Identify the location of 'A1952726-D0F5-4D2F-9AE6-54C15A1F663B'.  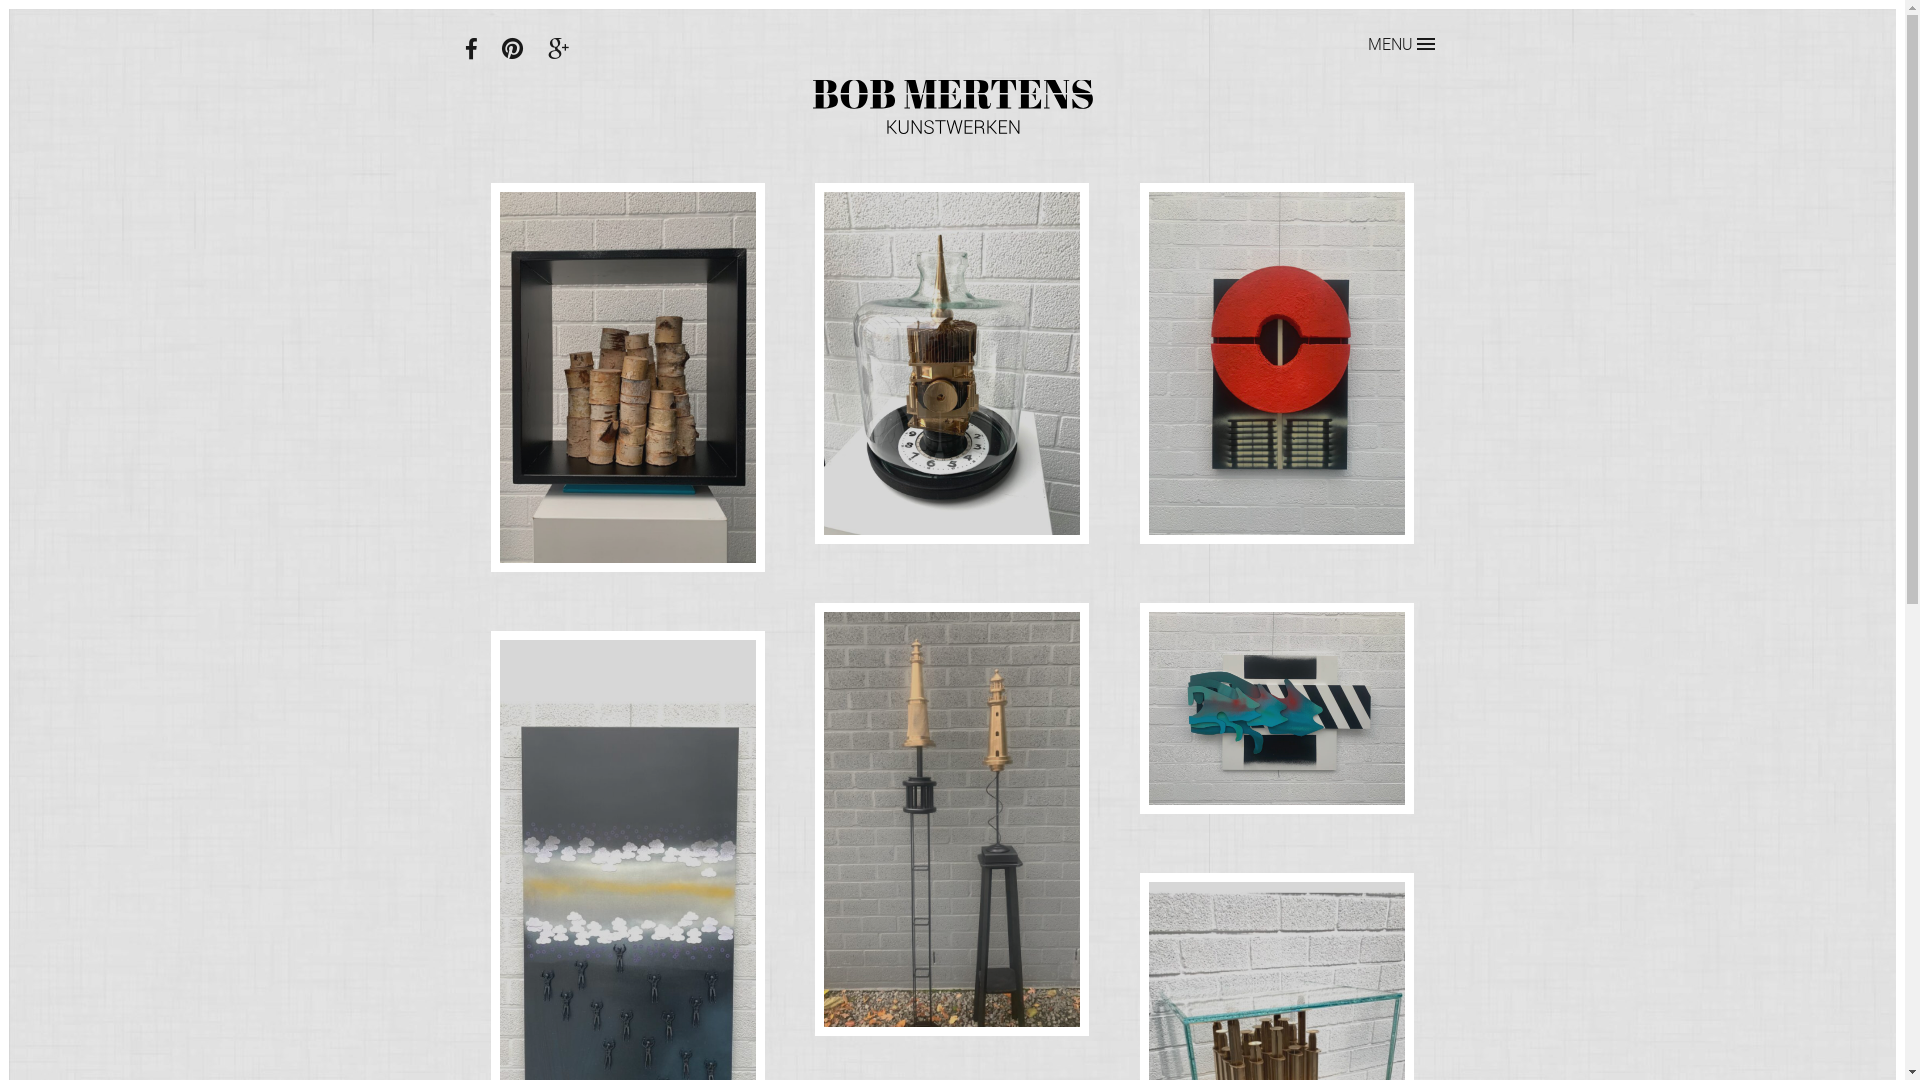
(499, 377).